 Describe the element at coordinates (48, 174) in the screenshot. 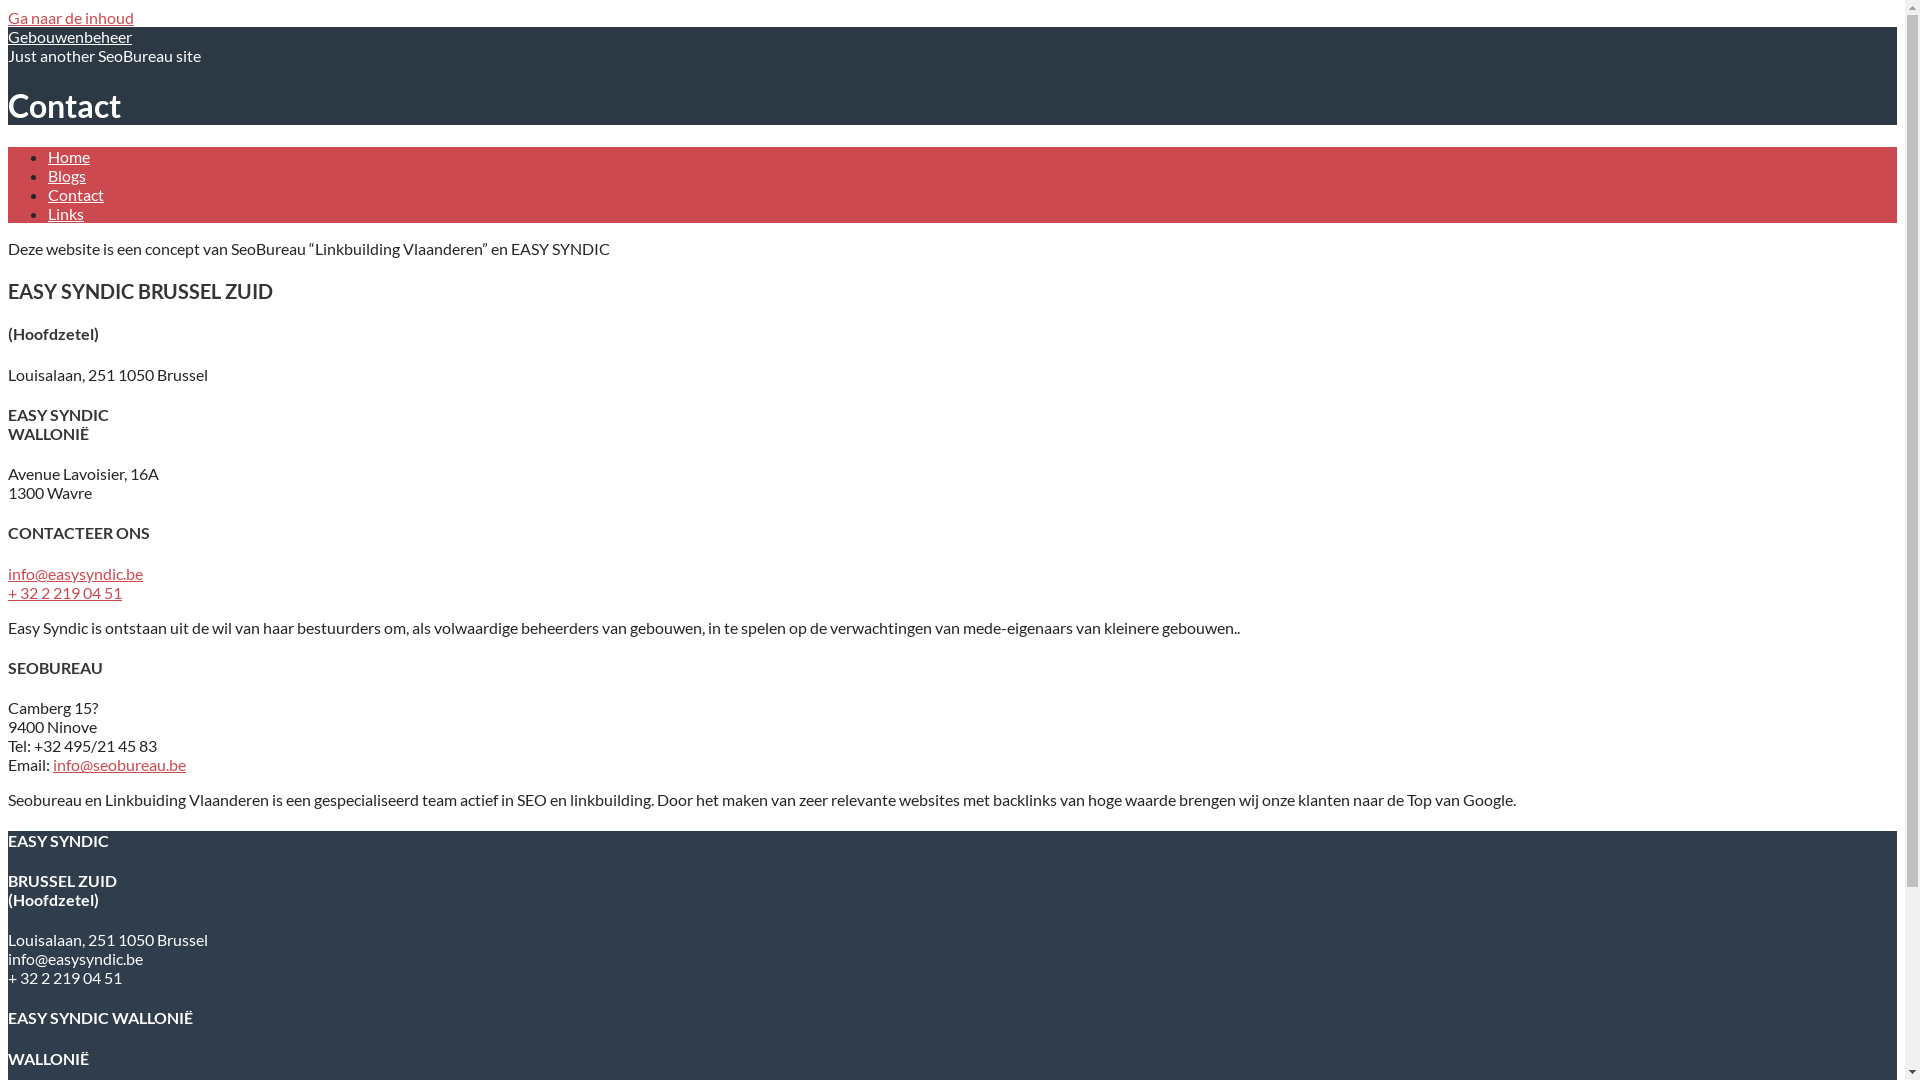

I see `'Blogs'` at that location.